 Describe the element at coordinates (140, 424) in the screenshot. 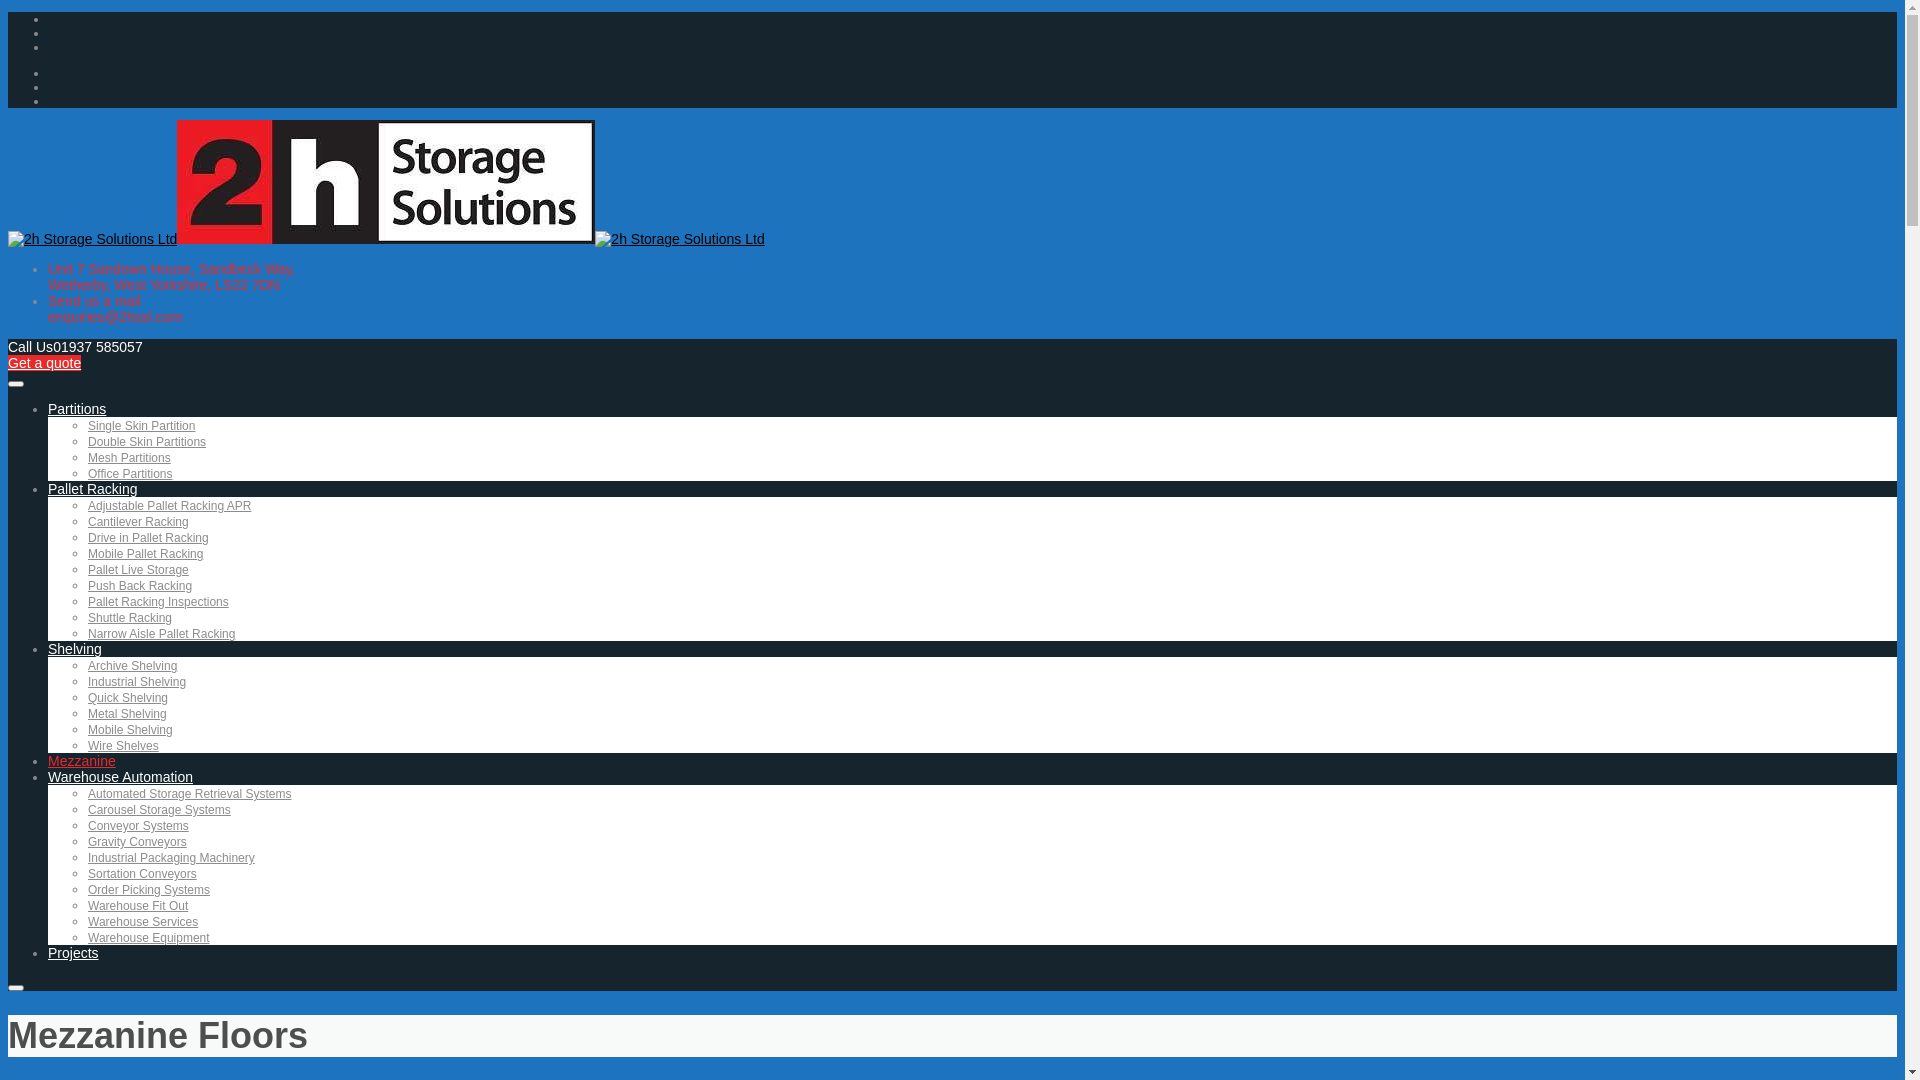

I see `'Single Skin Partition'` at that location.